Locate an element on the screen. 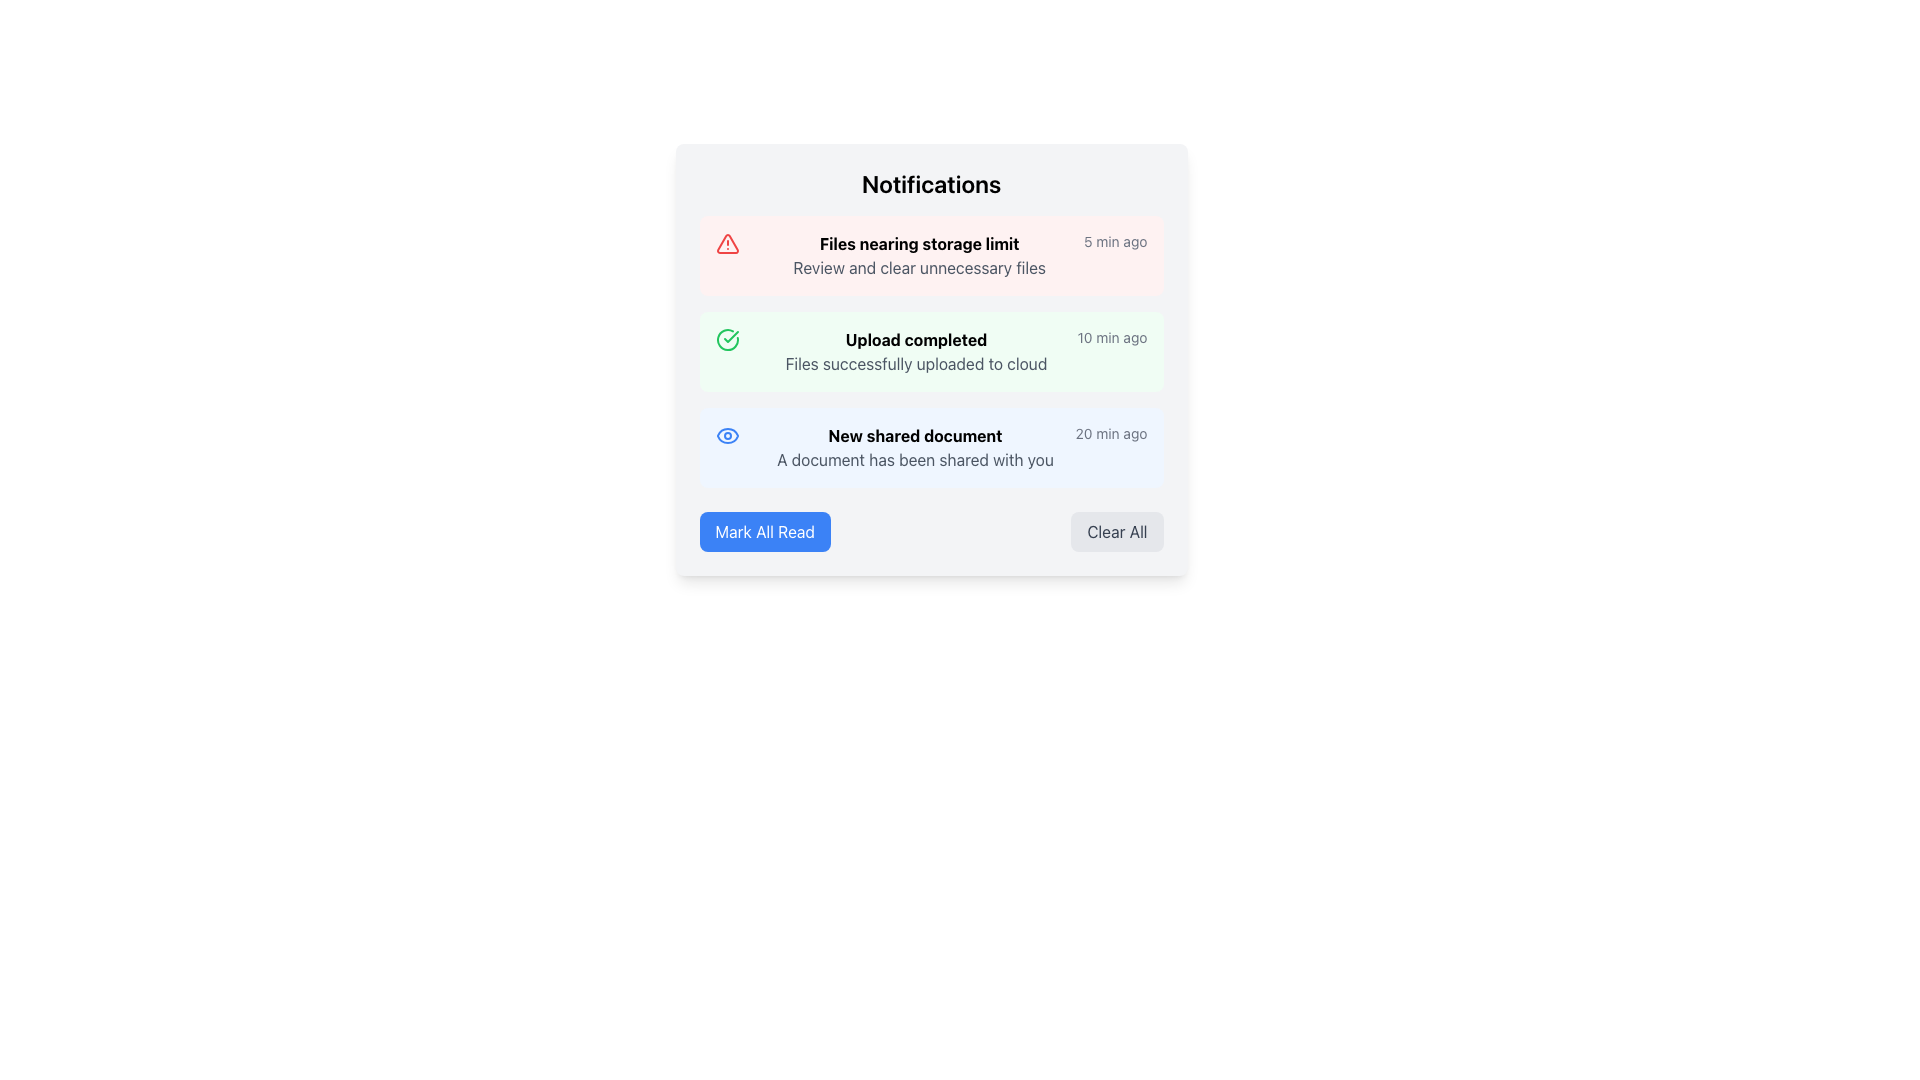 Image resolution: width=1920 pixels, height=1080 pixels. the button that marks all notifications as read, located at the bottom left corner of the notifications card is located at coordinates (764, 531).